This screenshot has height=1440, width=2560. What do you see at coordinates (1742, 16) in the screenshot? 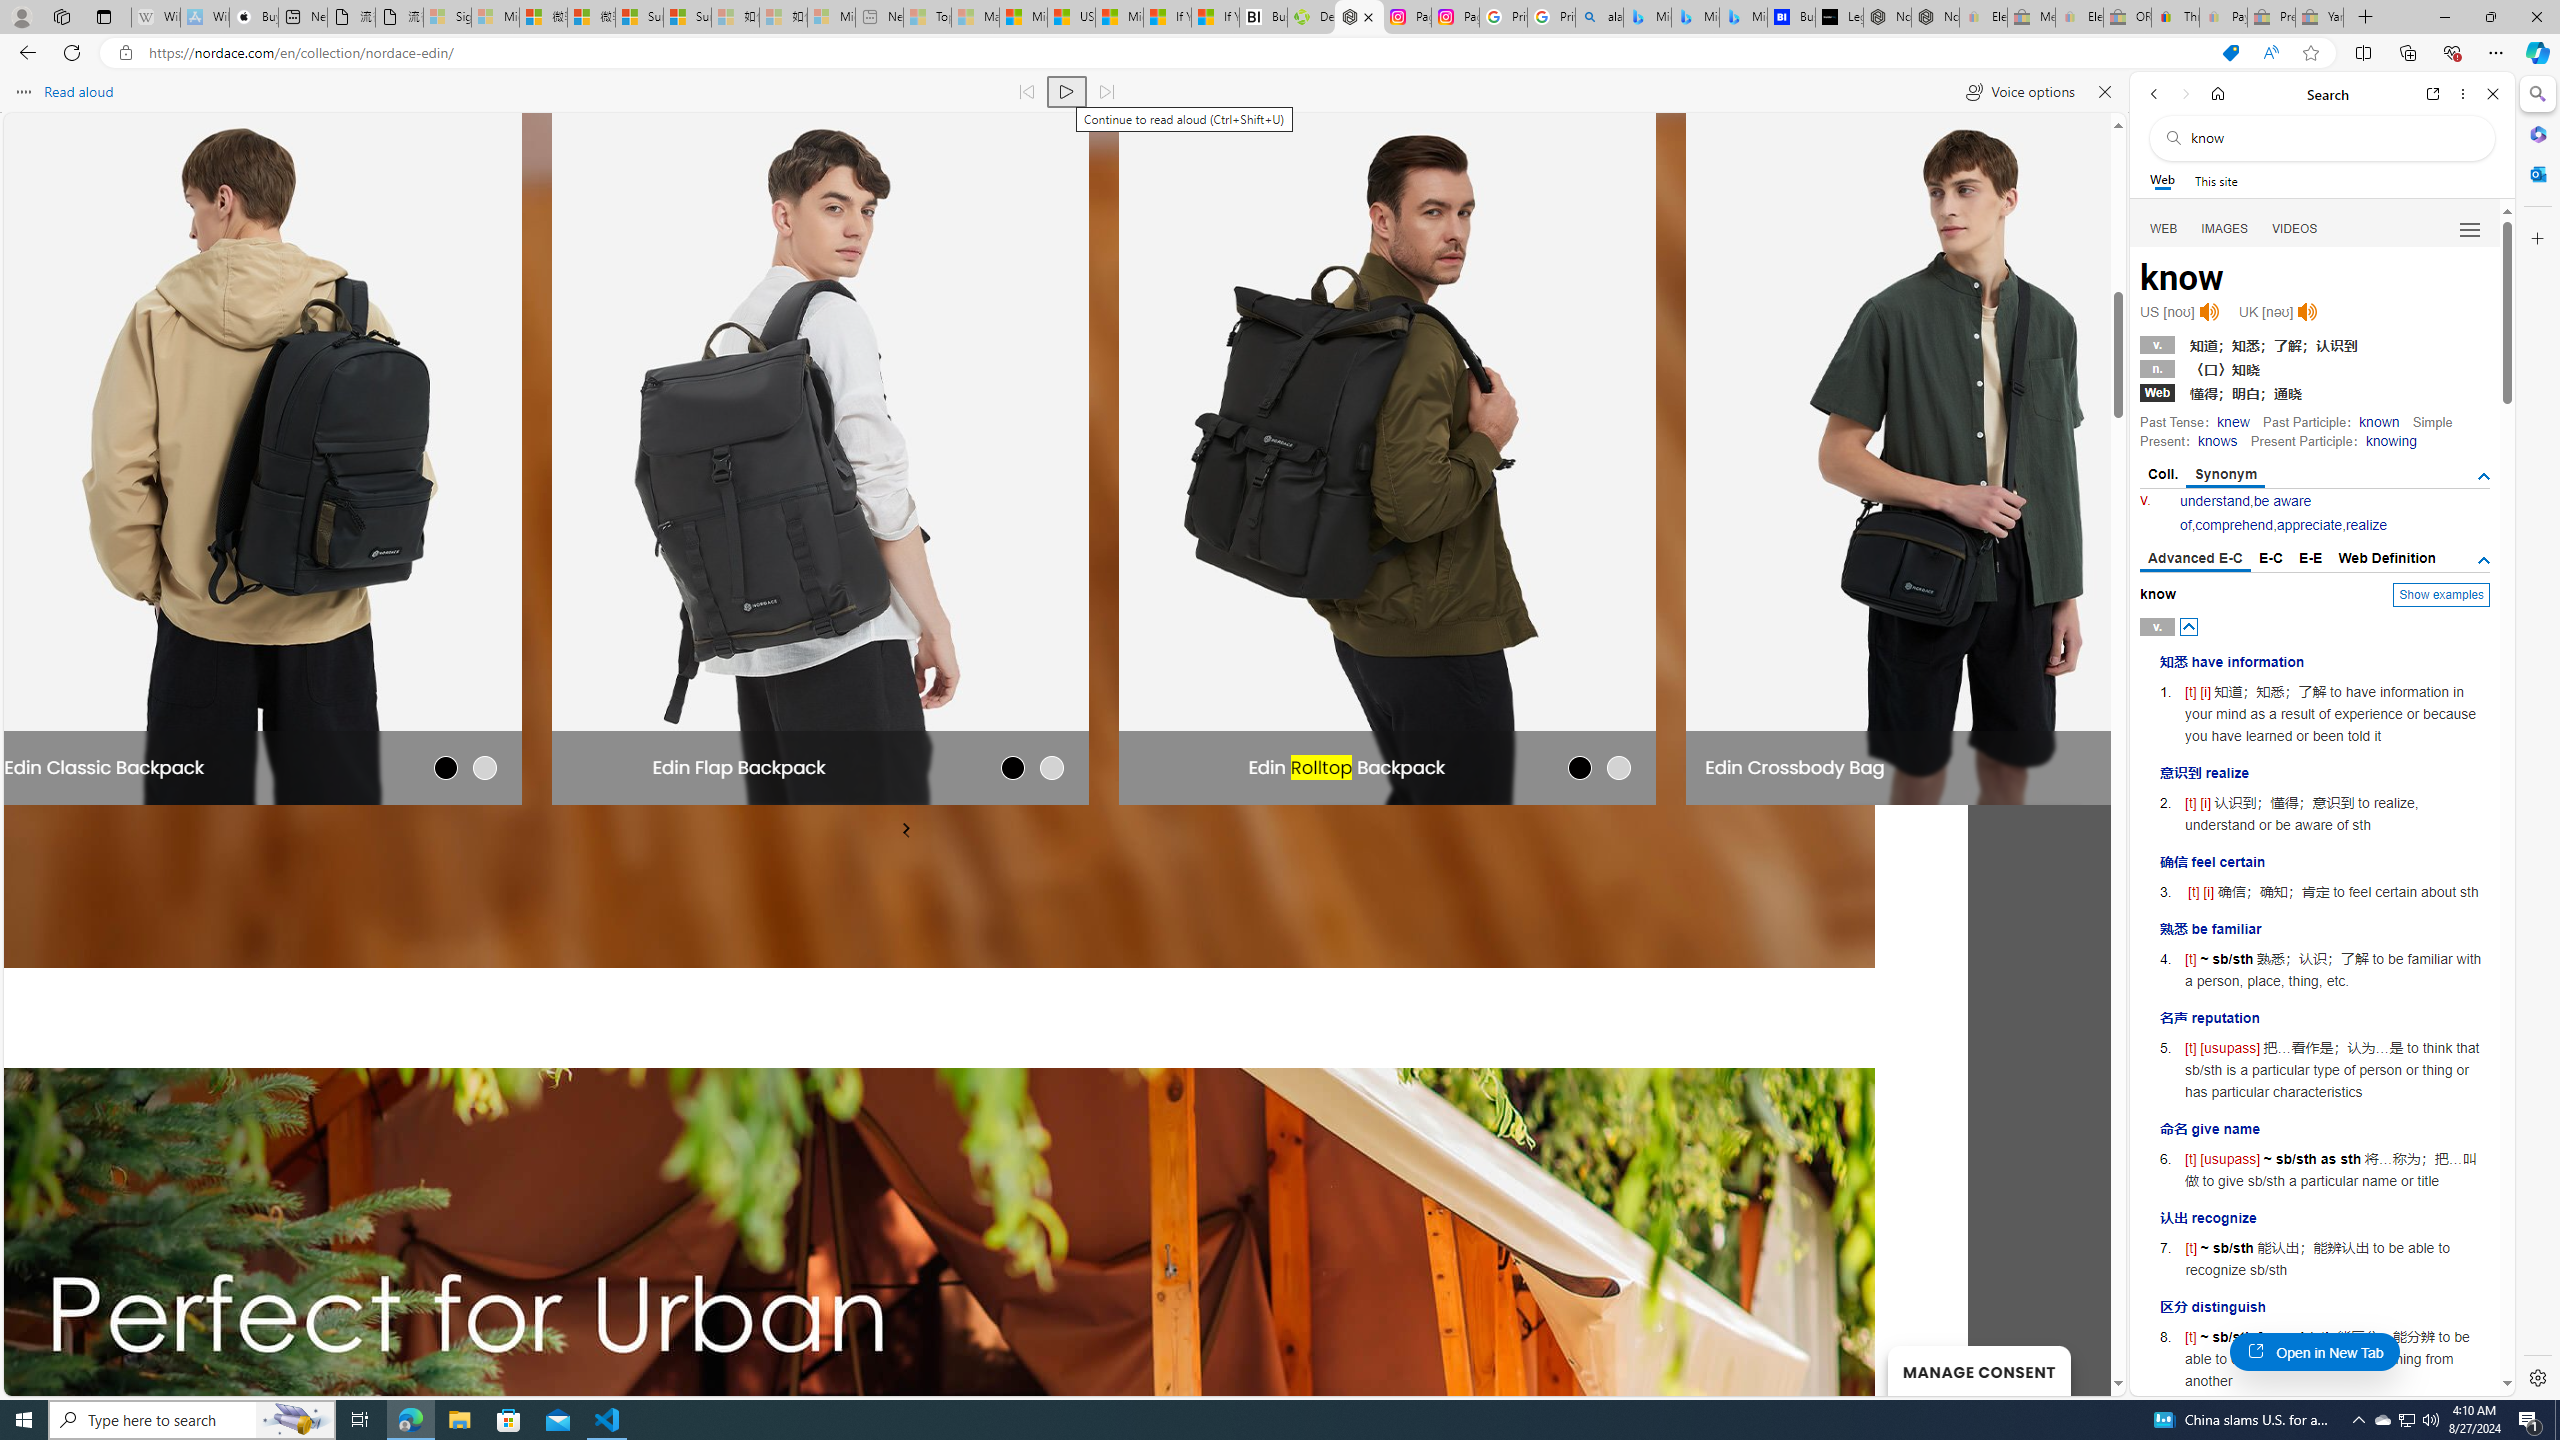
I see `'Microsoft Bing Travel - Shangri-La Hotel Bangkok'` at bounding box center [1742, 16].